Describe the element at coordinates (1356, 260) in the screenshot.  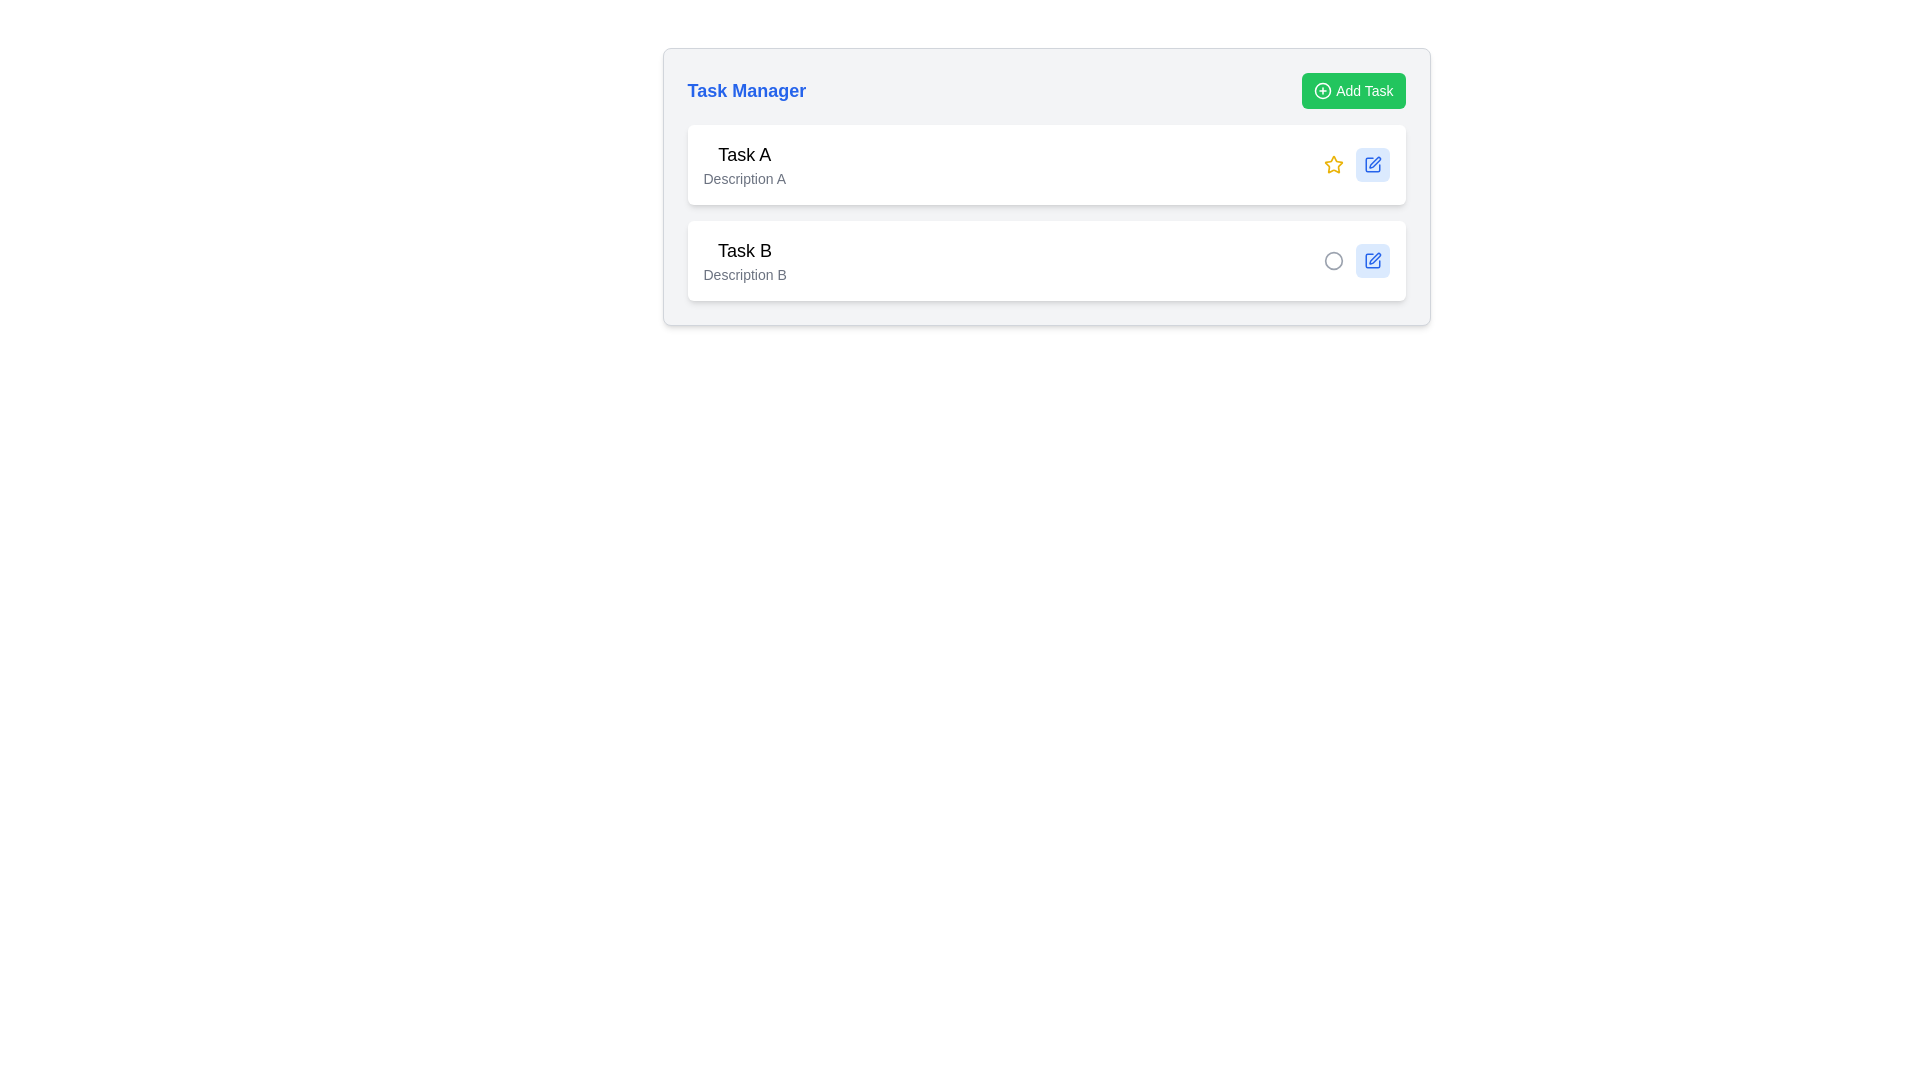
I see `the grouped interactive icons consisting of a hollow gray circle and a blue pencil icon located at the far right of the 'Task B' card, near its bottom right corner` at that location.